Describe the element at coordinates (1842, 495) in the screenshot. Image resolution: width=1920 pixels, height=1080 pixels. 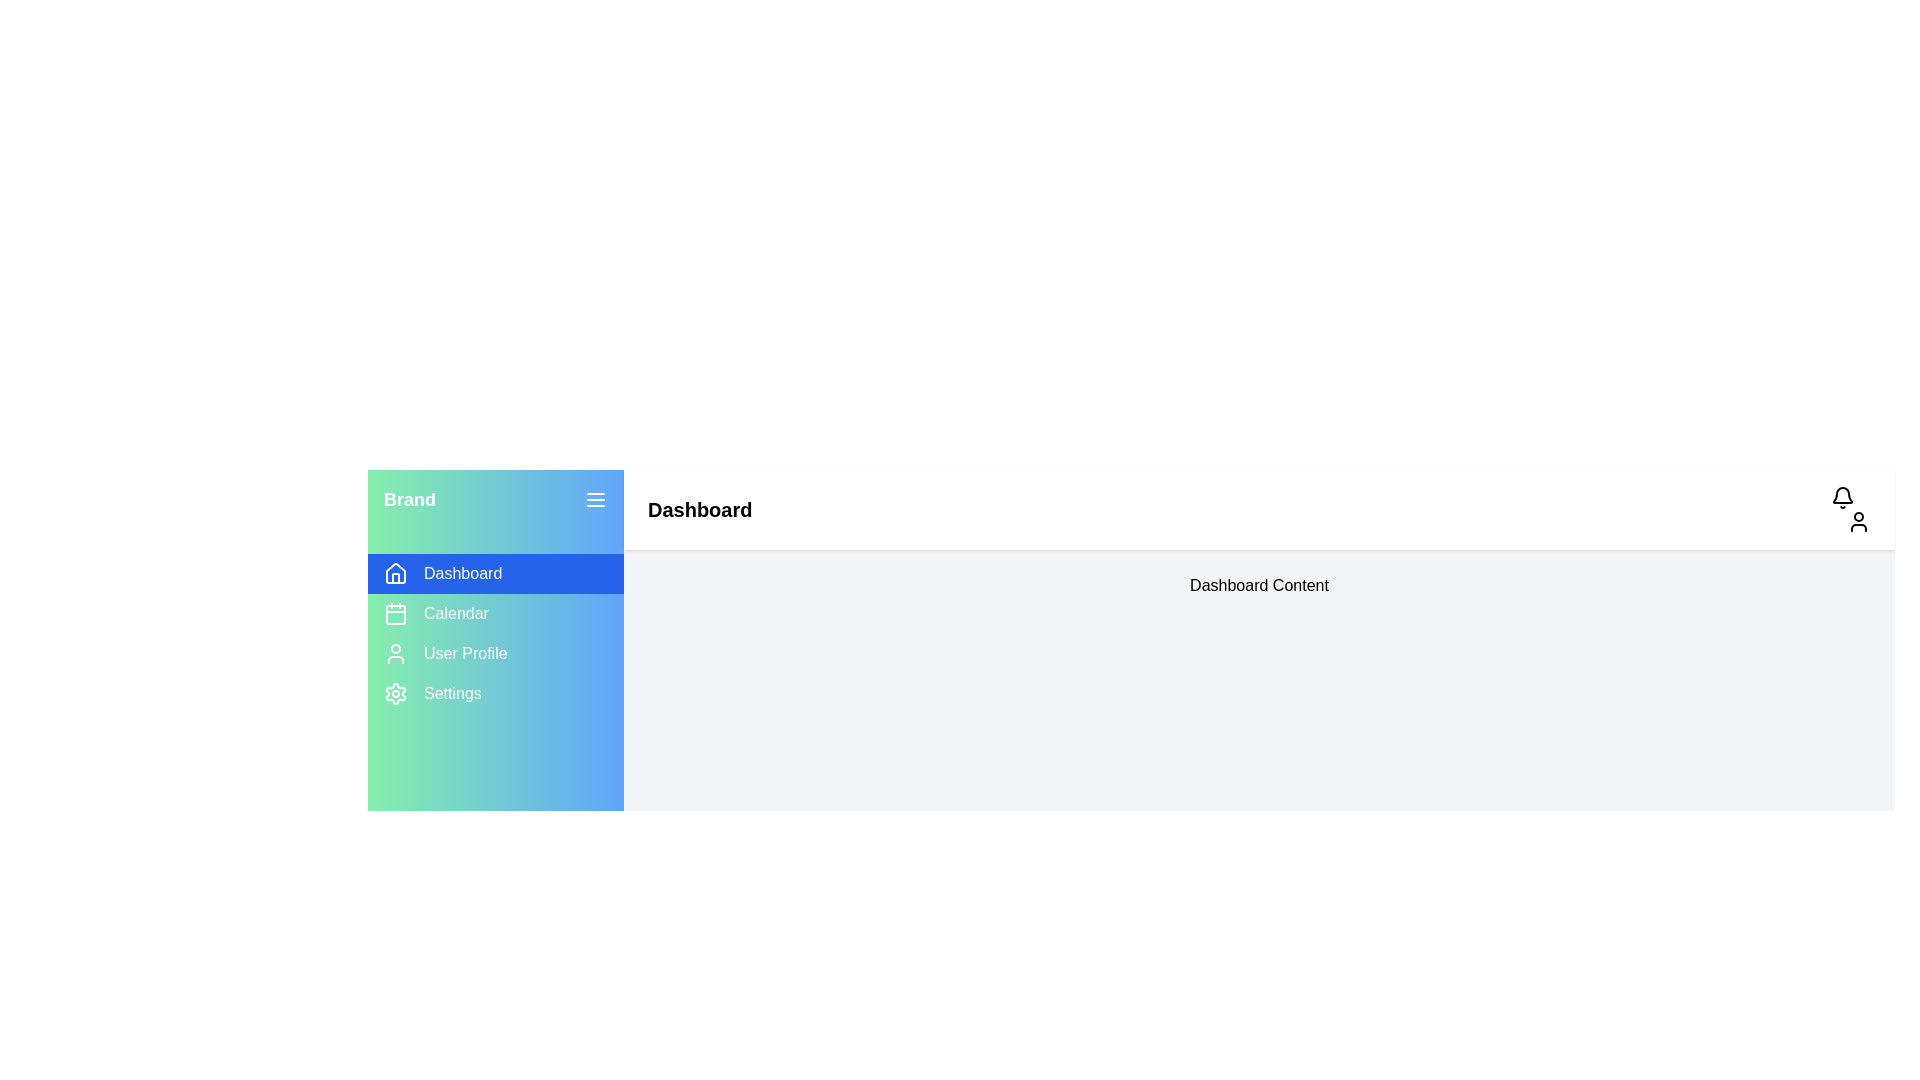
I see `the notification icon (bell) located at the top-right corner of the page, adjacent to the profile icon` at that location.